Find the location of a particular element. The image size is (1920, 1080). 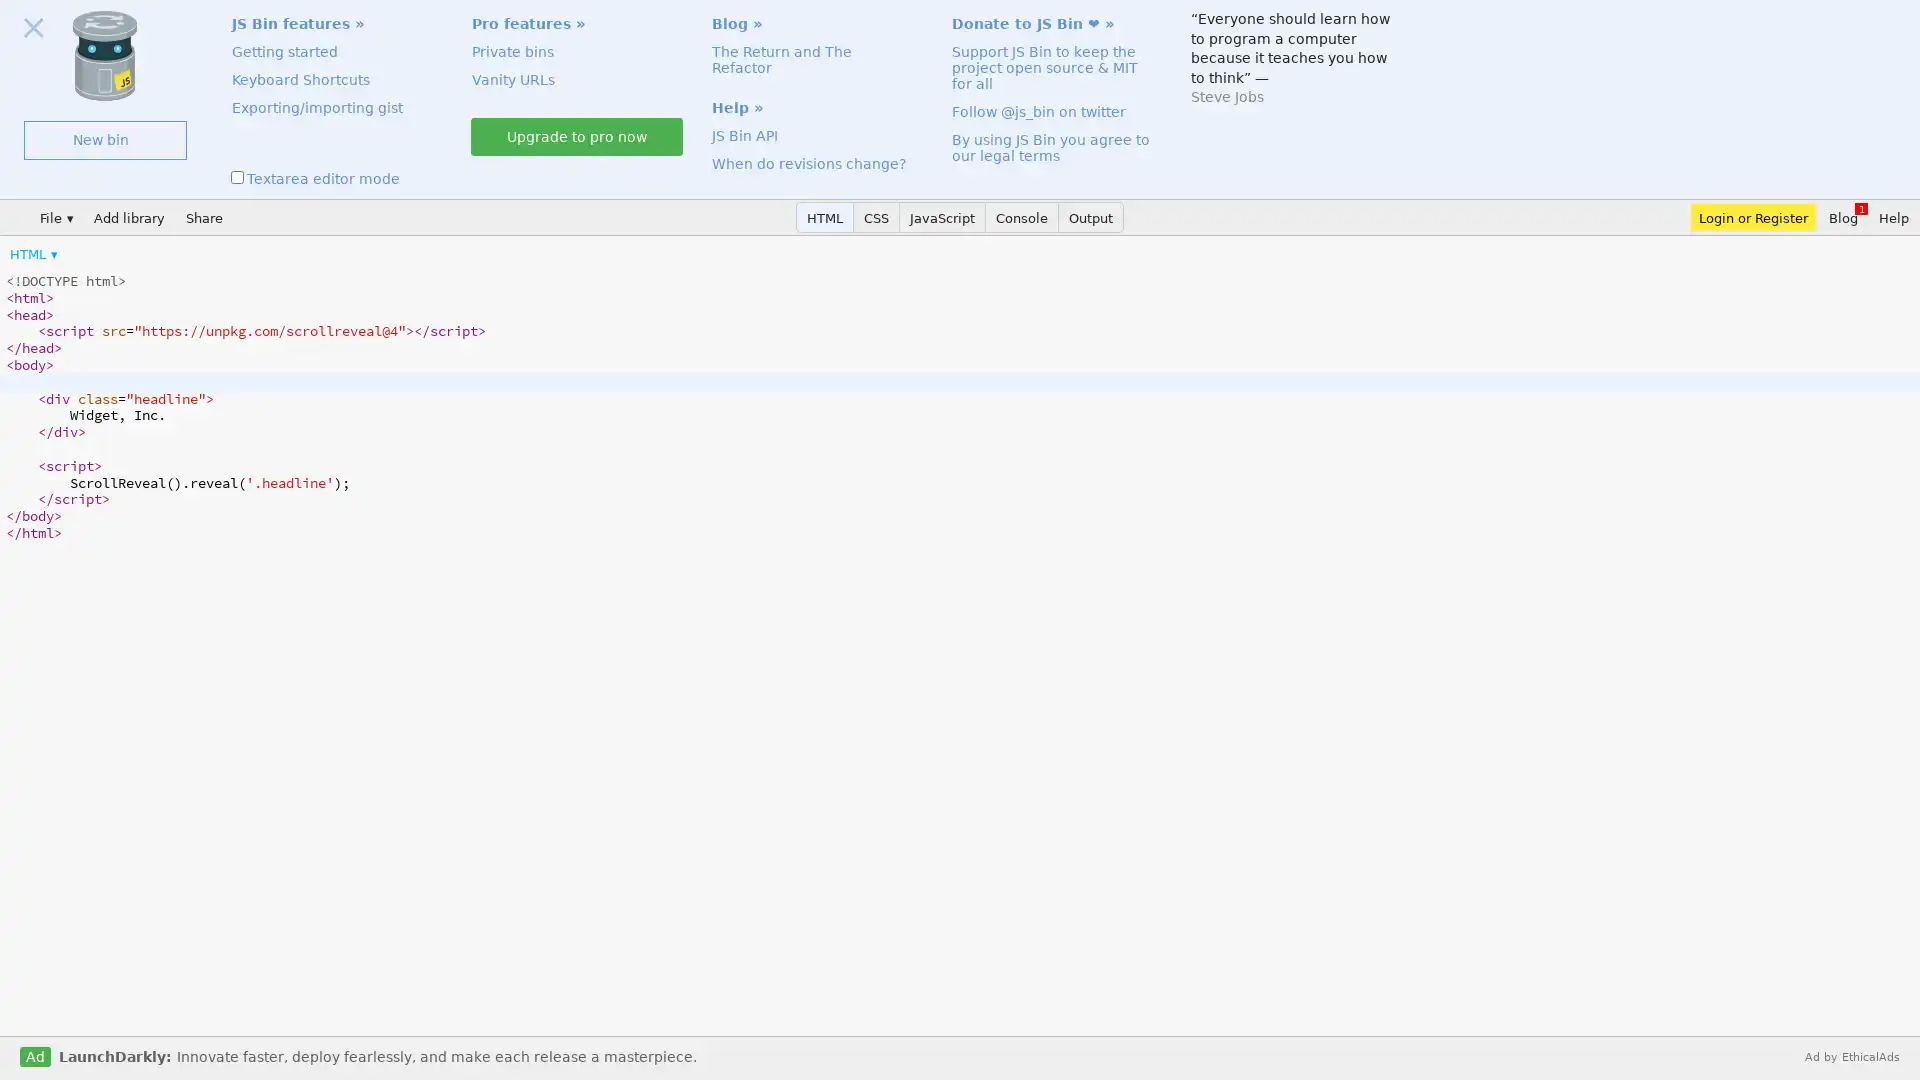

HTML Panel: Active is located at coordinates (825, 217).